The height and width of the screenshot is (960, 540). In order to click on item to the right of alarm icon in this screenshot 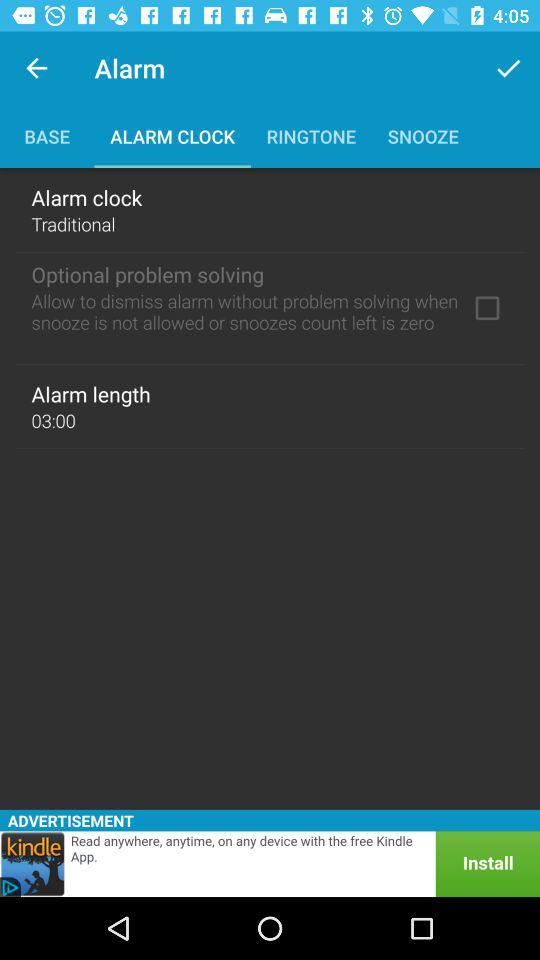, I will do `click(508, 68)`.